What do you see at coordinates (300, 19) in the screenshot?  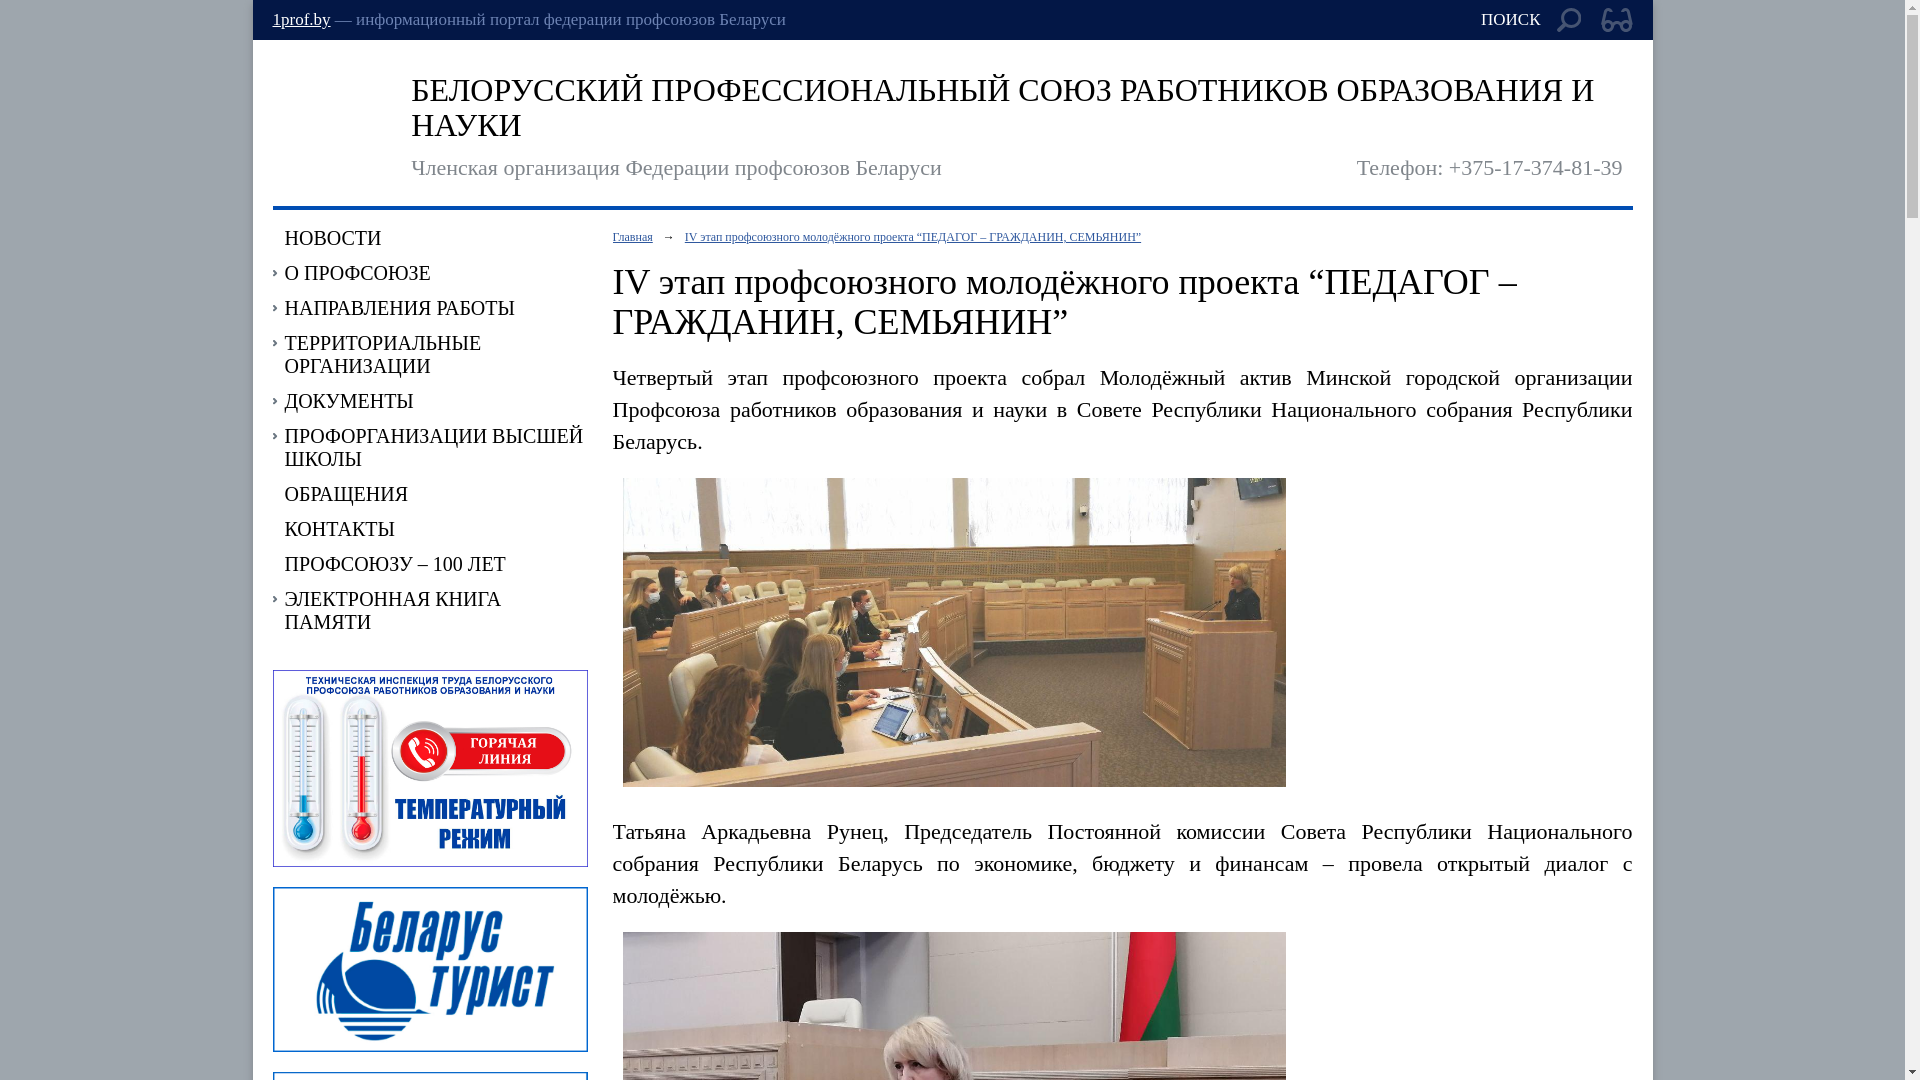 I see `'1prof.by'` at bounding box center [300, 19].